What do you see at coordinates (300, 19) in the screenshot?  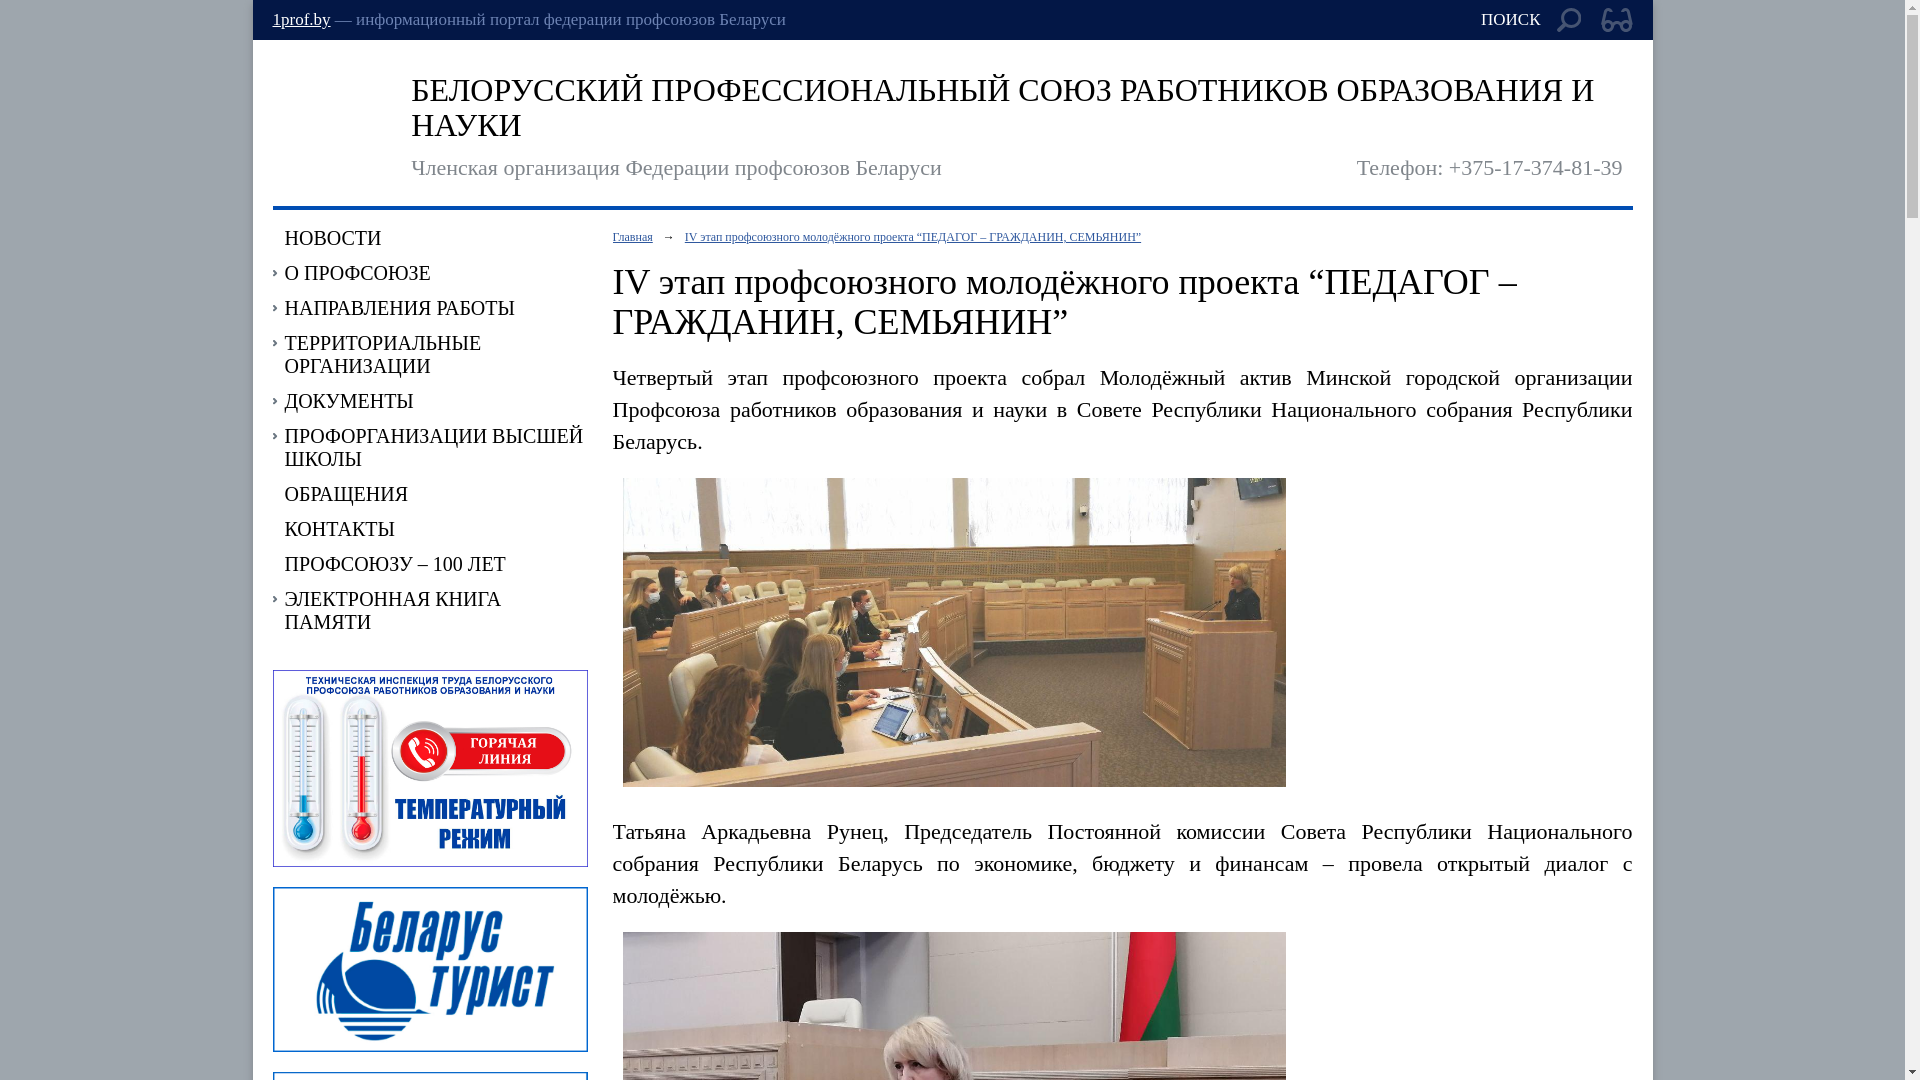 I see `'1prof.by'` at bounding box center [300, 19].